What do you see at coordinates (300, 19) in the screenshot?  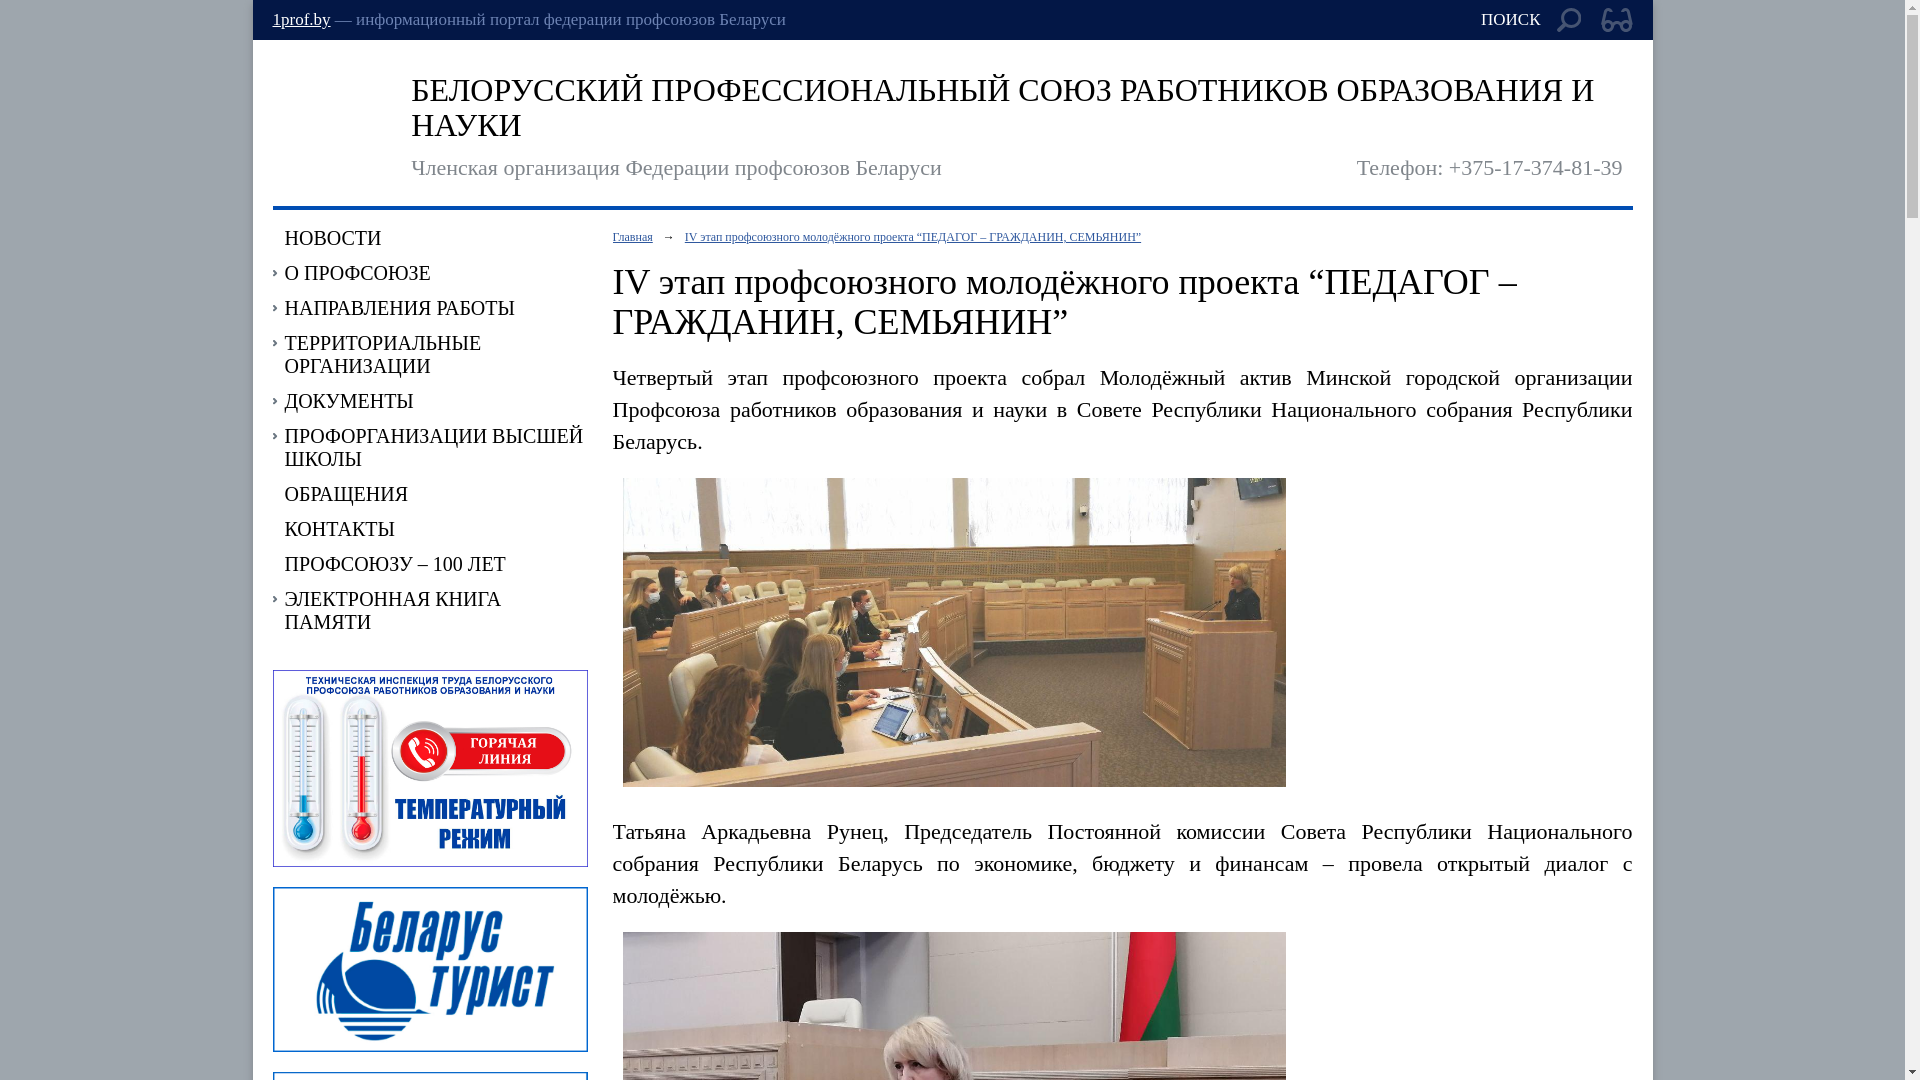 I see `'1prof.by'` at bounding box center [300, 19].